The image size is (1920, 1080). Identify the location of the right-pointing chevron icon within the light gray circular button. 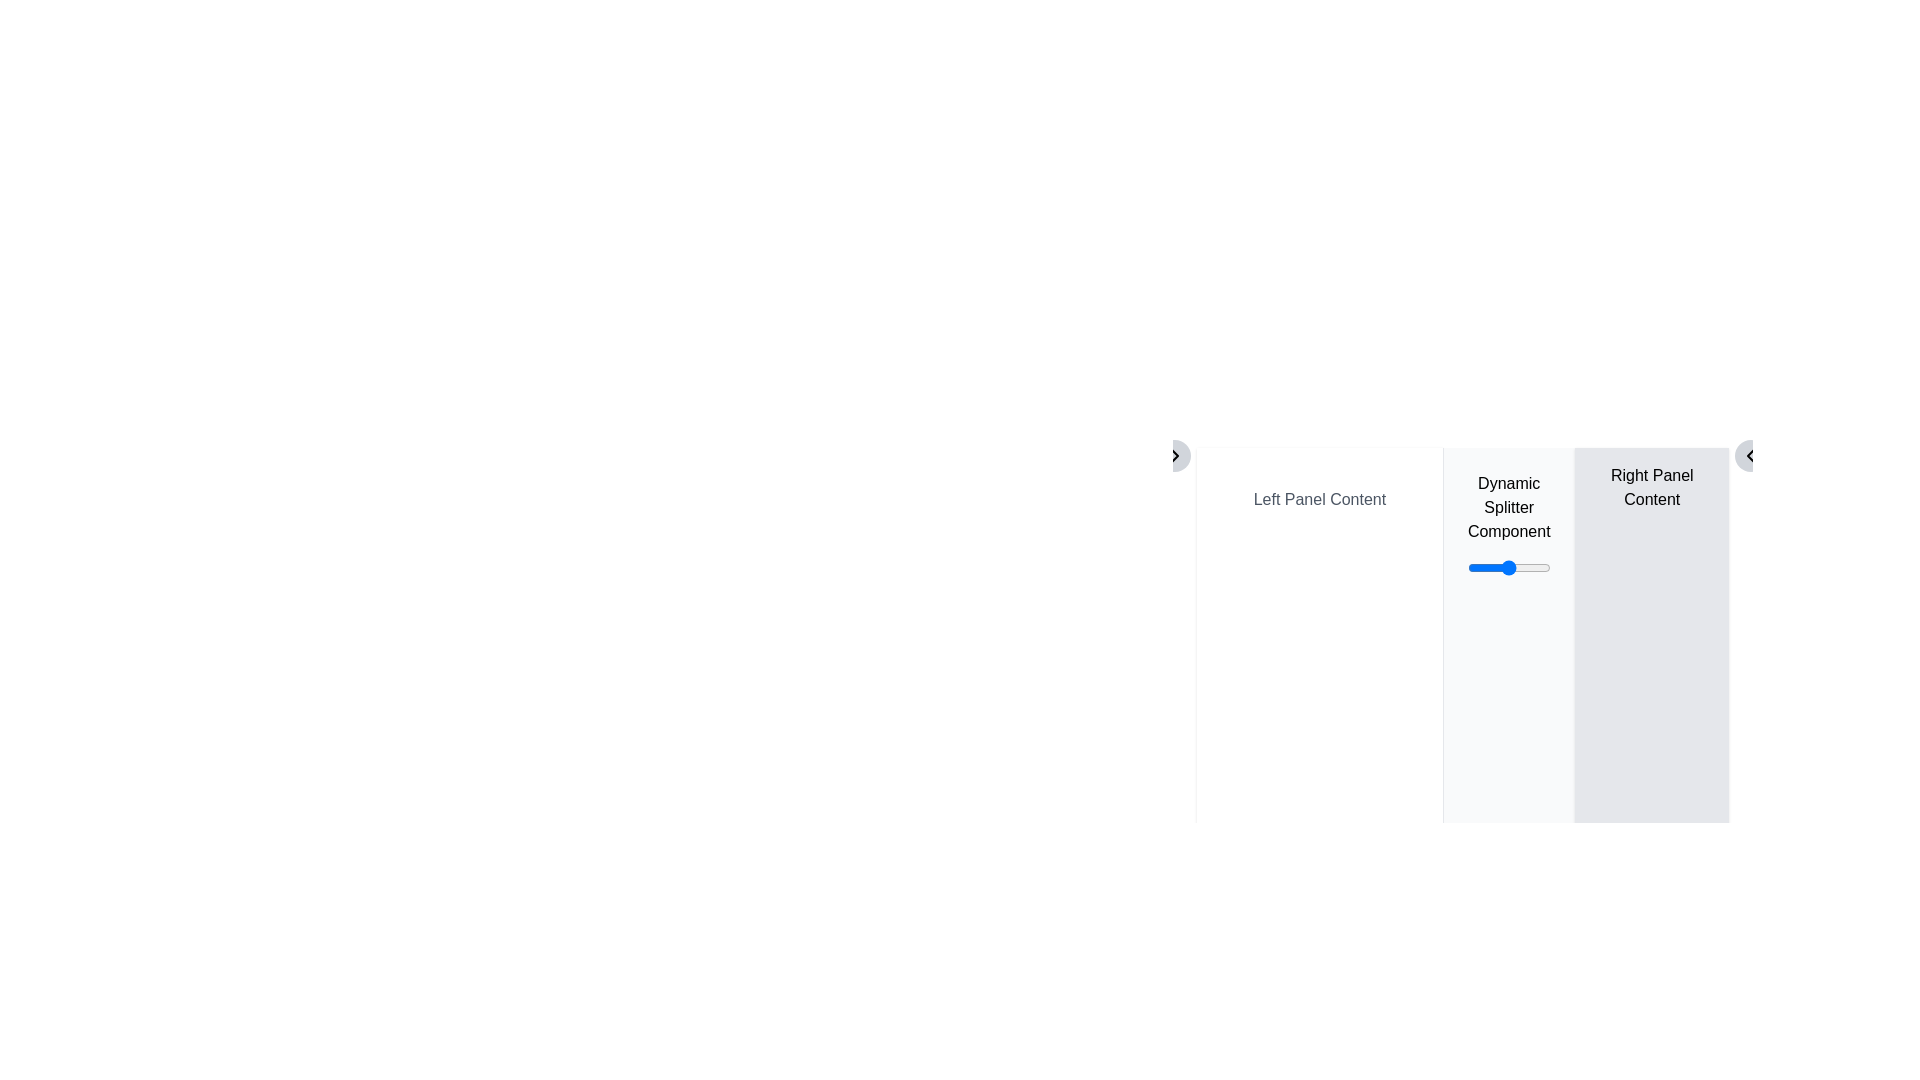
(1175, 455).